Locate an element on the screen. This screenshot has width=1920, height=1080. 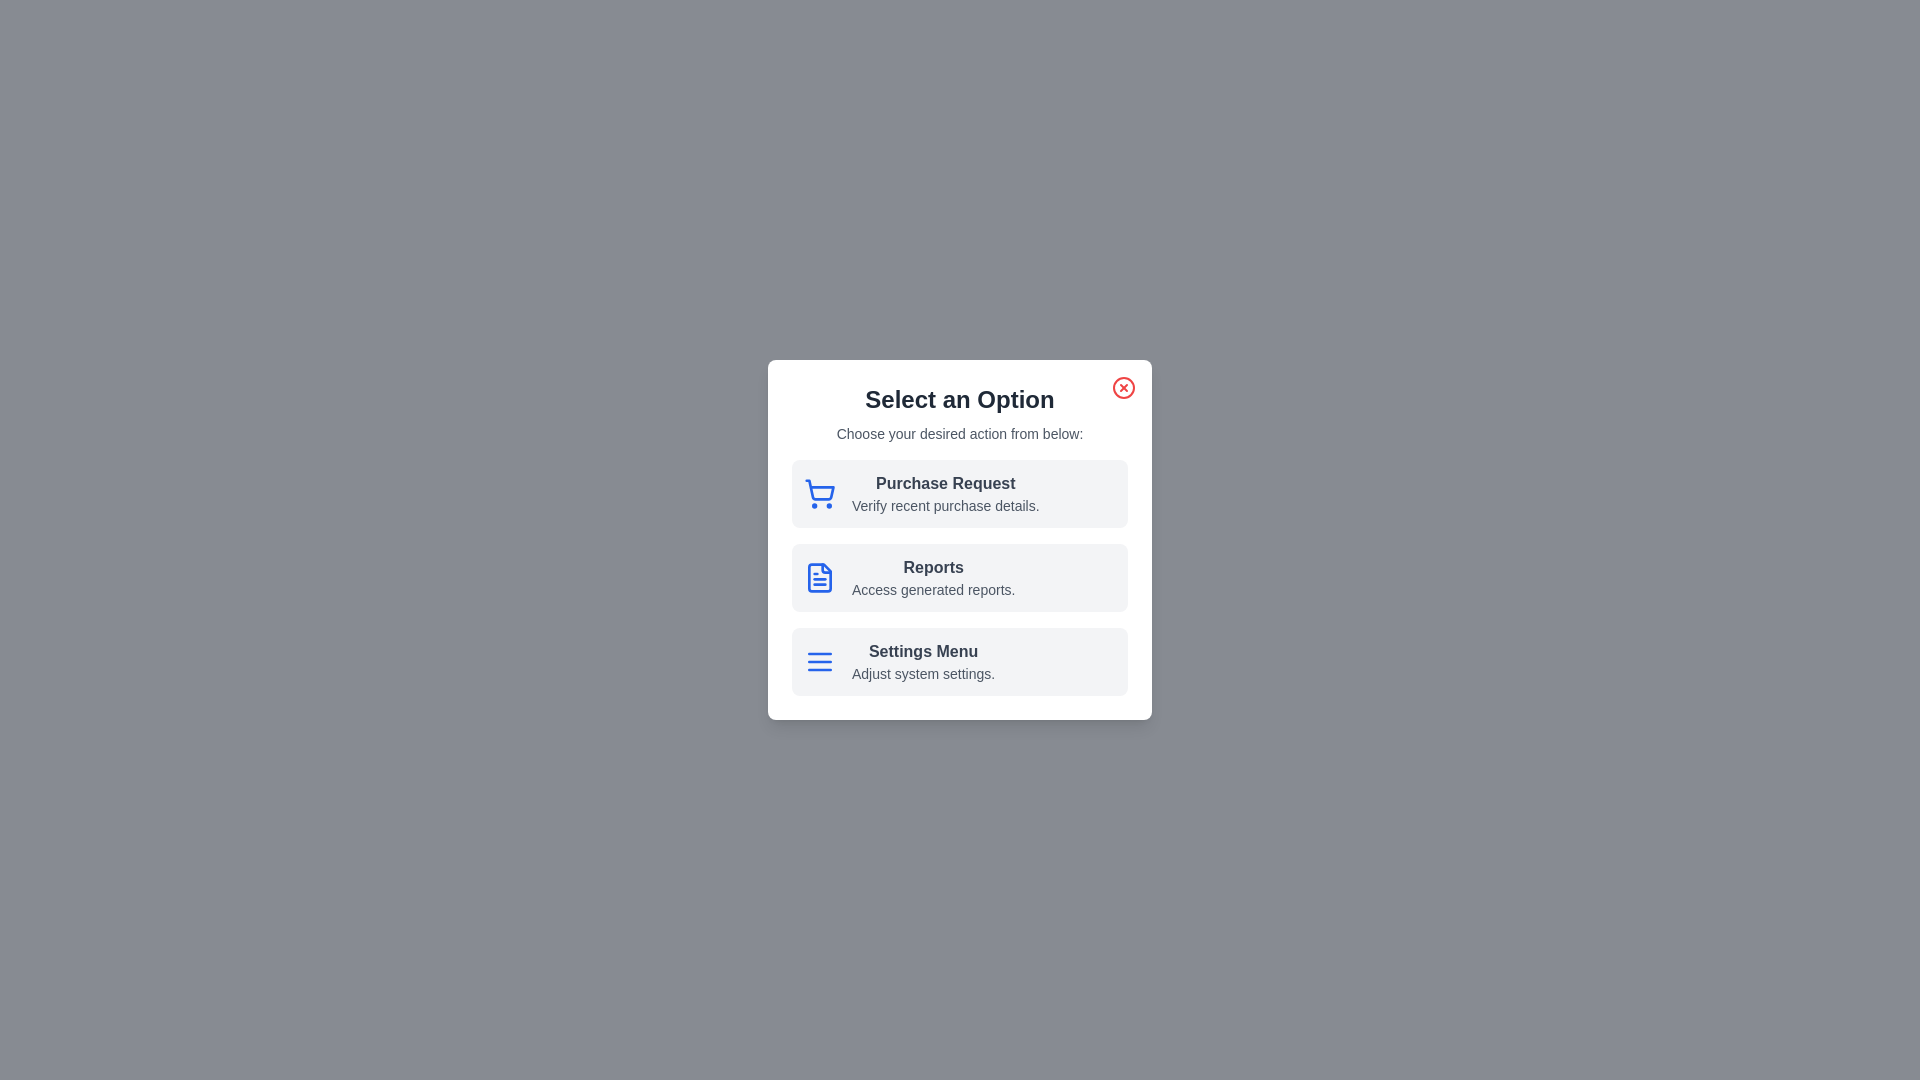
the option Reports from the EnhancedSelectDialog is located at coordinates (960, 578).